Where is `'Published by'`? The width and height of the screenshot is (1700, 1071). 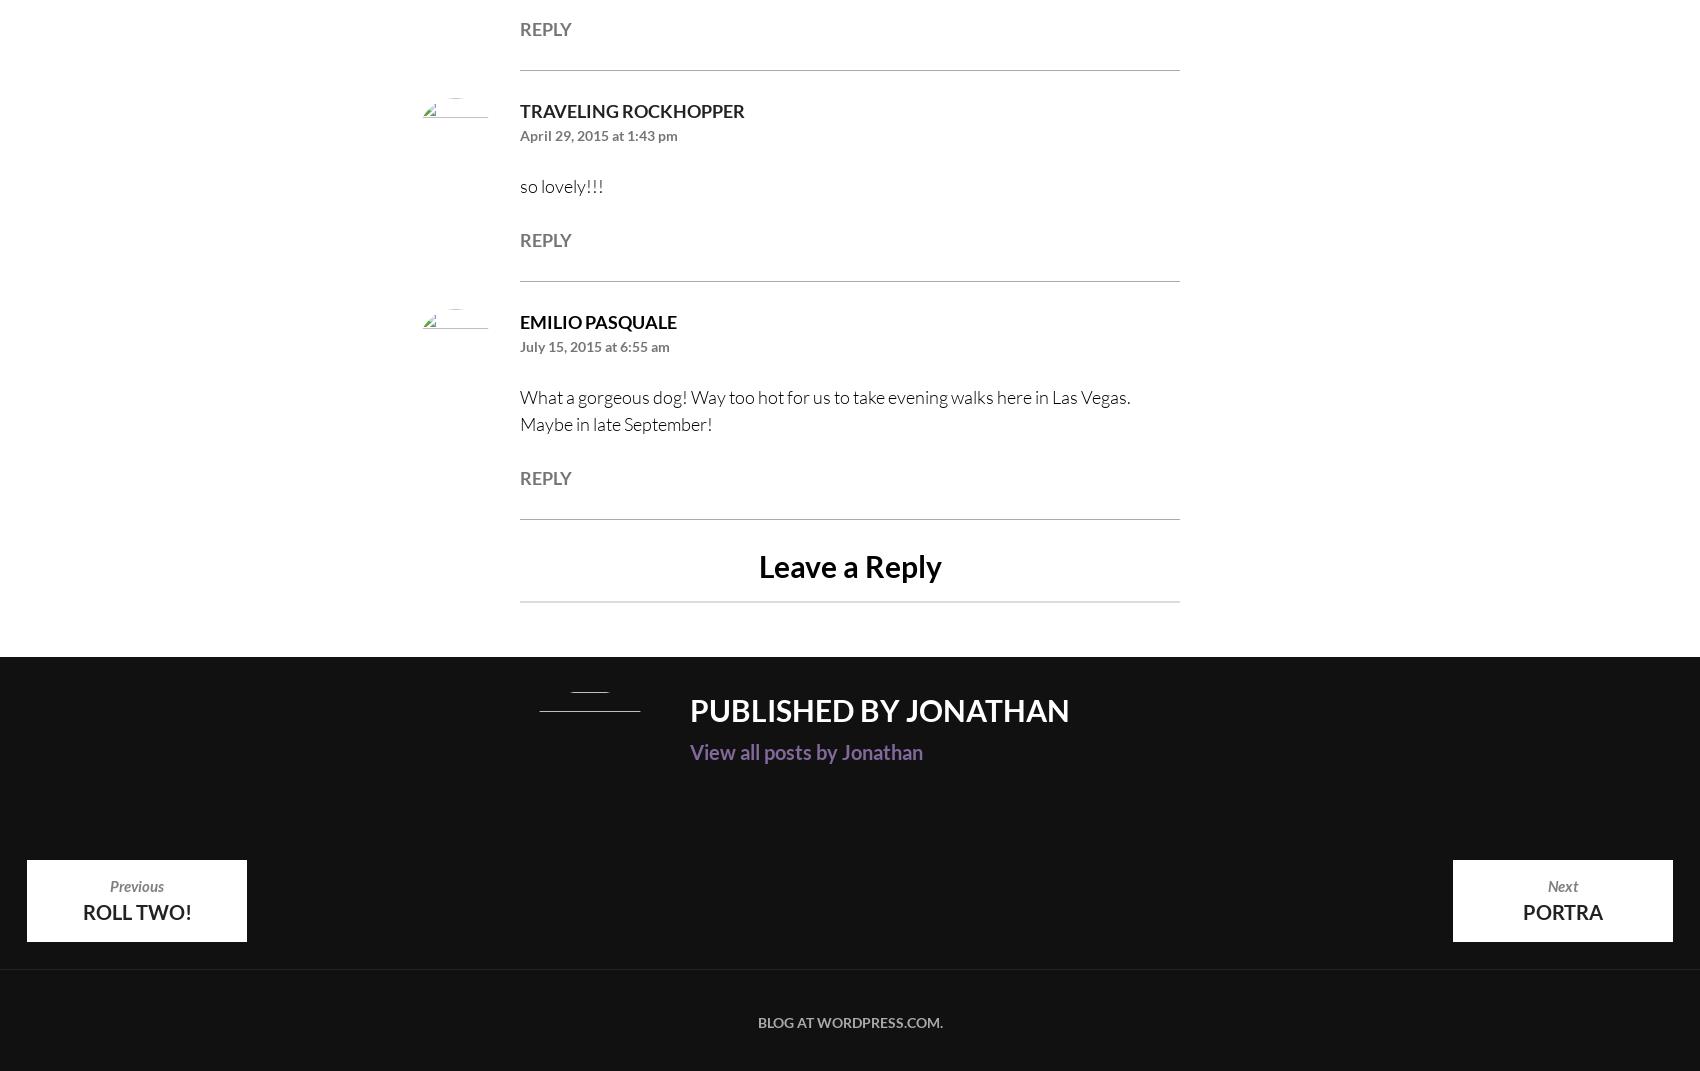 'Published by' is located at coordinates (795, 709).